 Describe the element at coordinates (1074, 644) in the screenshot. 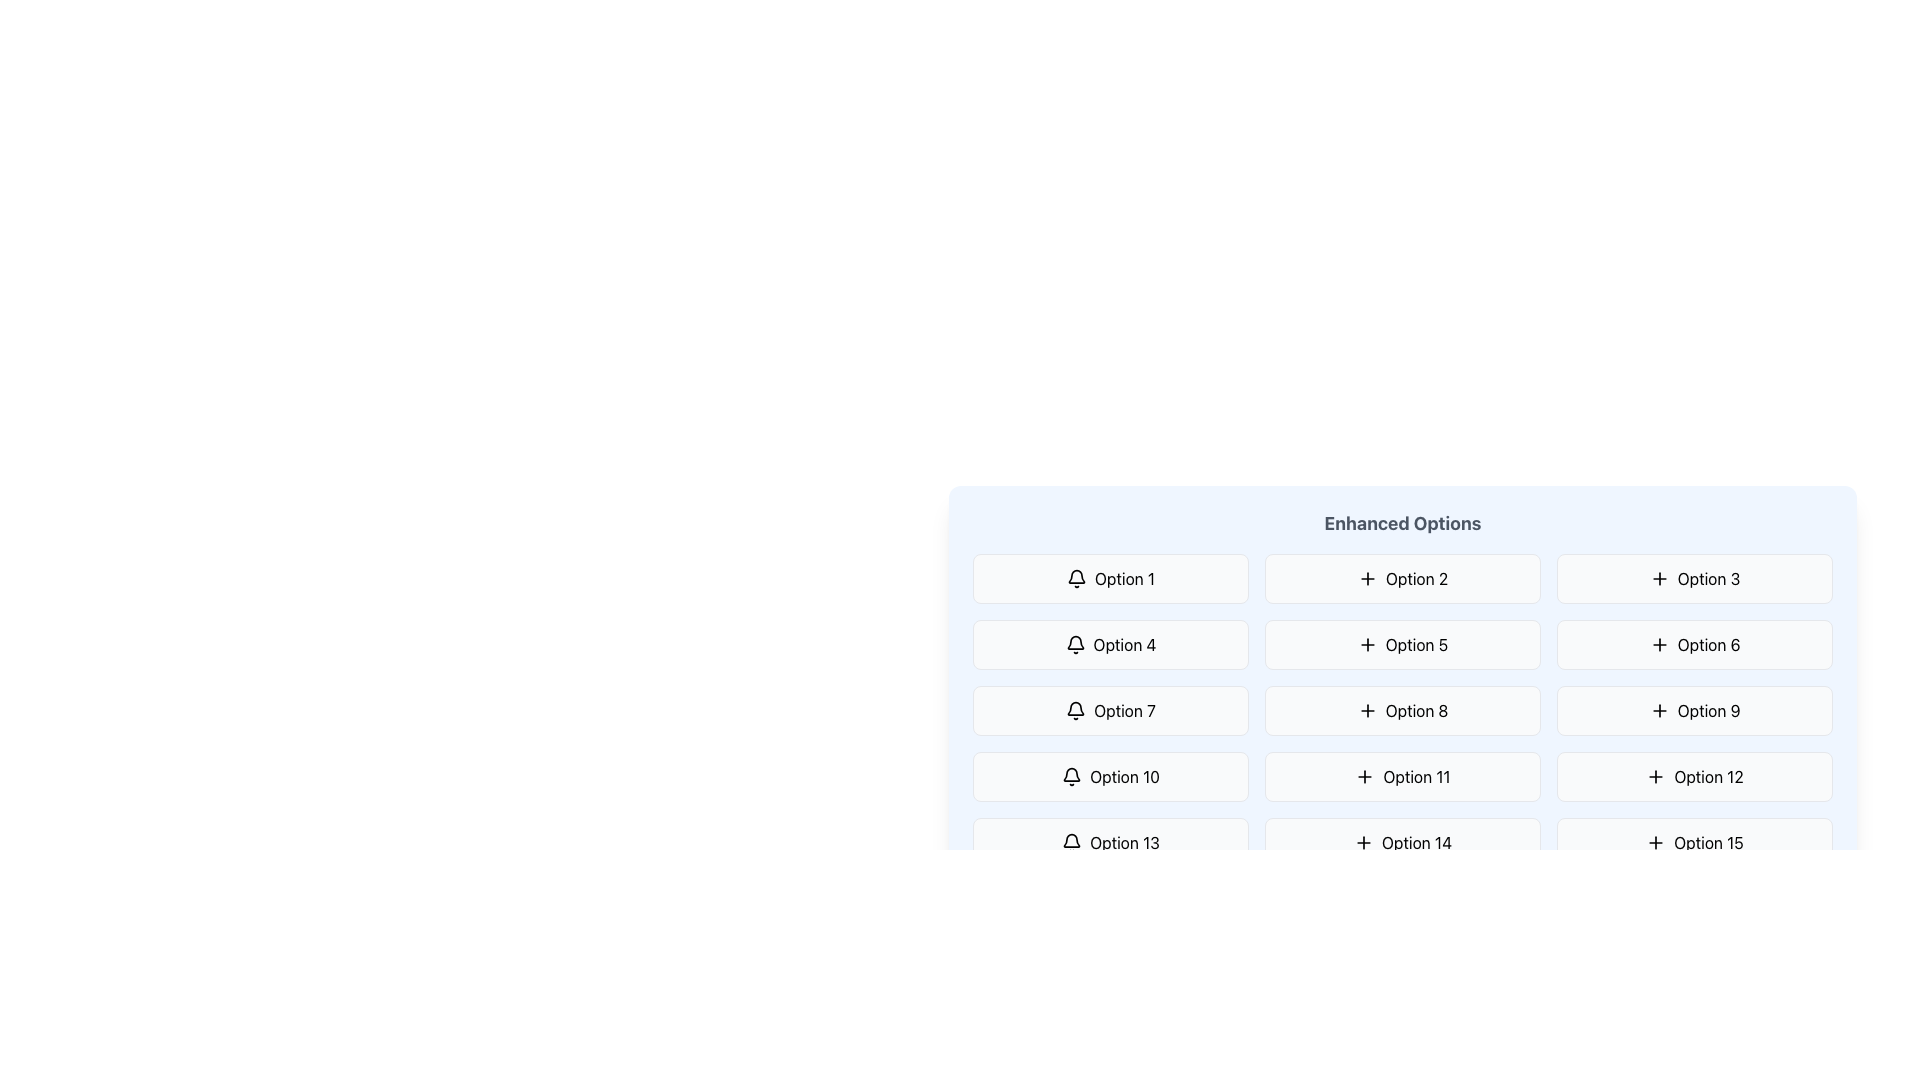

I see `the bell icon located on the left side of the 'Option 4' button in the grid layout` at that location.